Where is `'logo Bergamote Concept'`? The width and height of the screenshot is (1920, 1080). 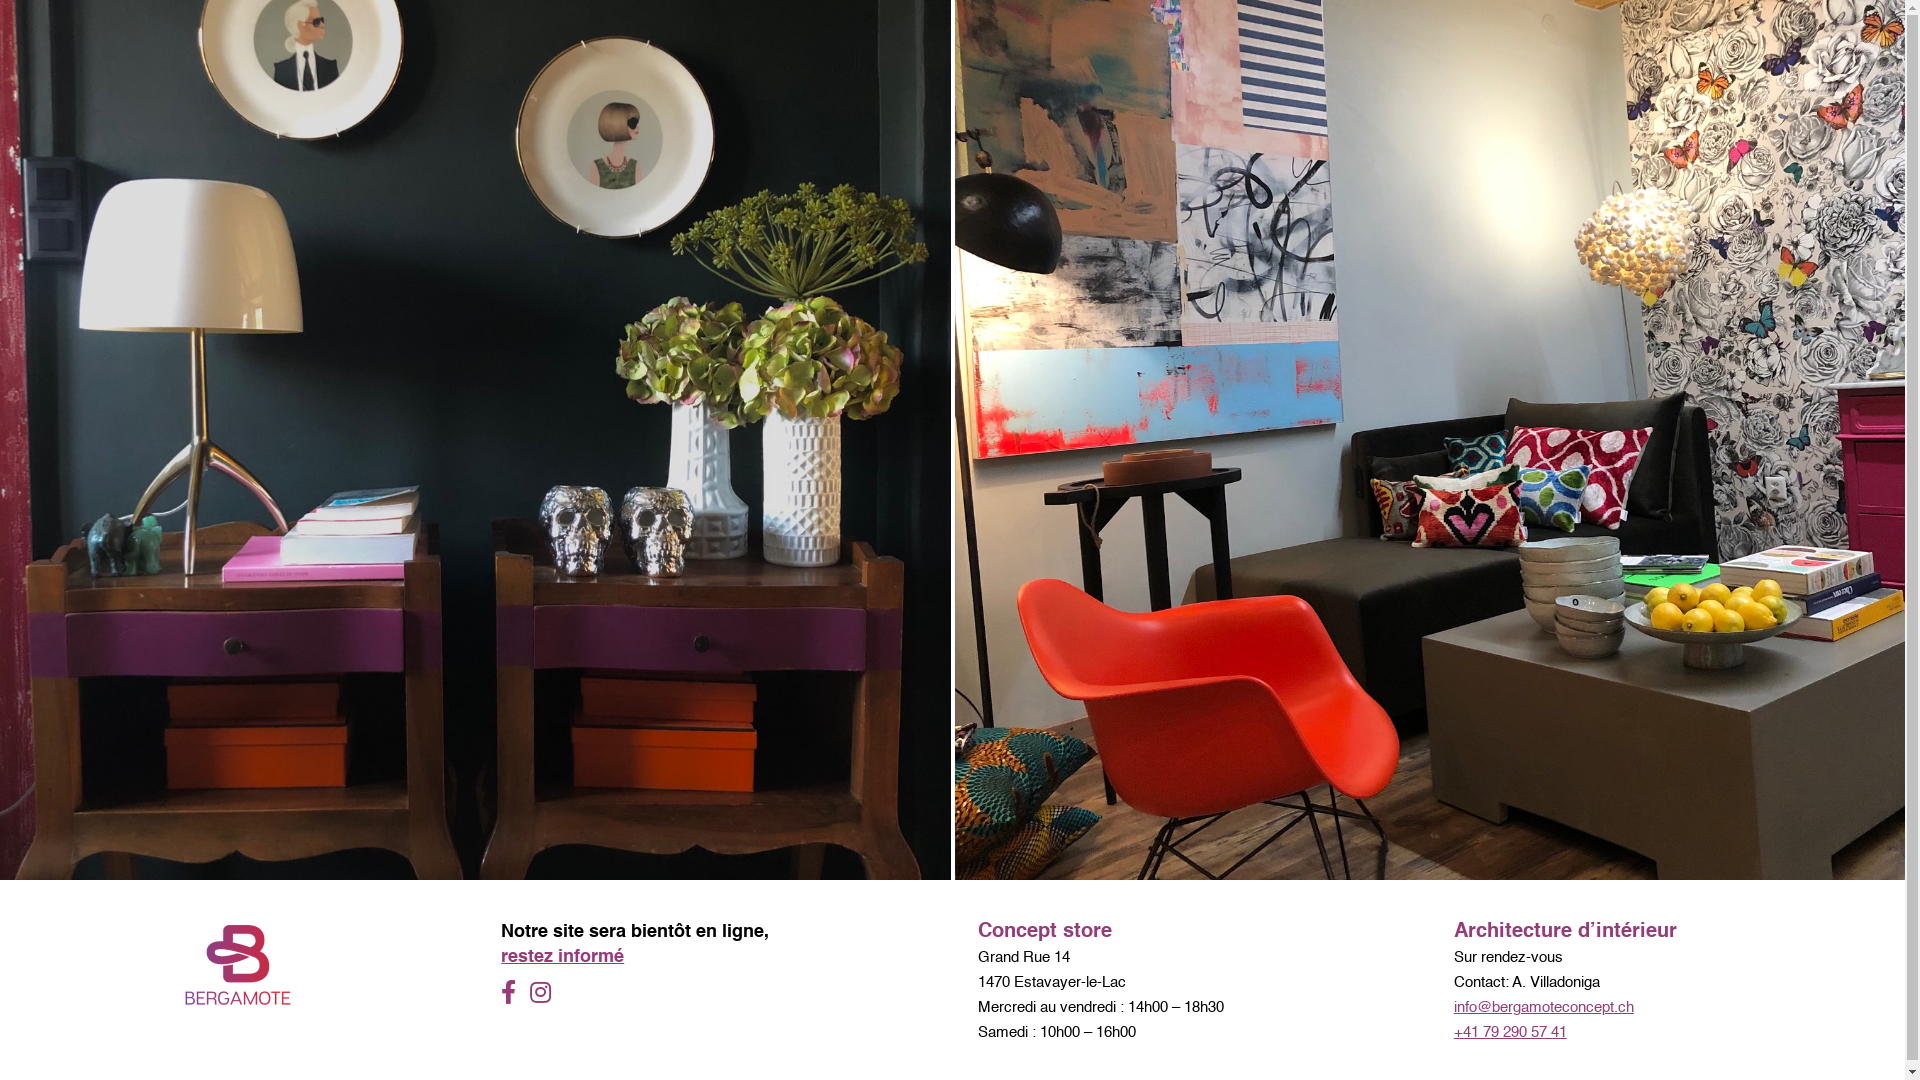
'logo Bergamote Concept' is located at coordinates (238, 963).